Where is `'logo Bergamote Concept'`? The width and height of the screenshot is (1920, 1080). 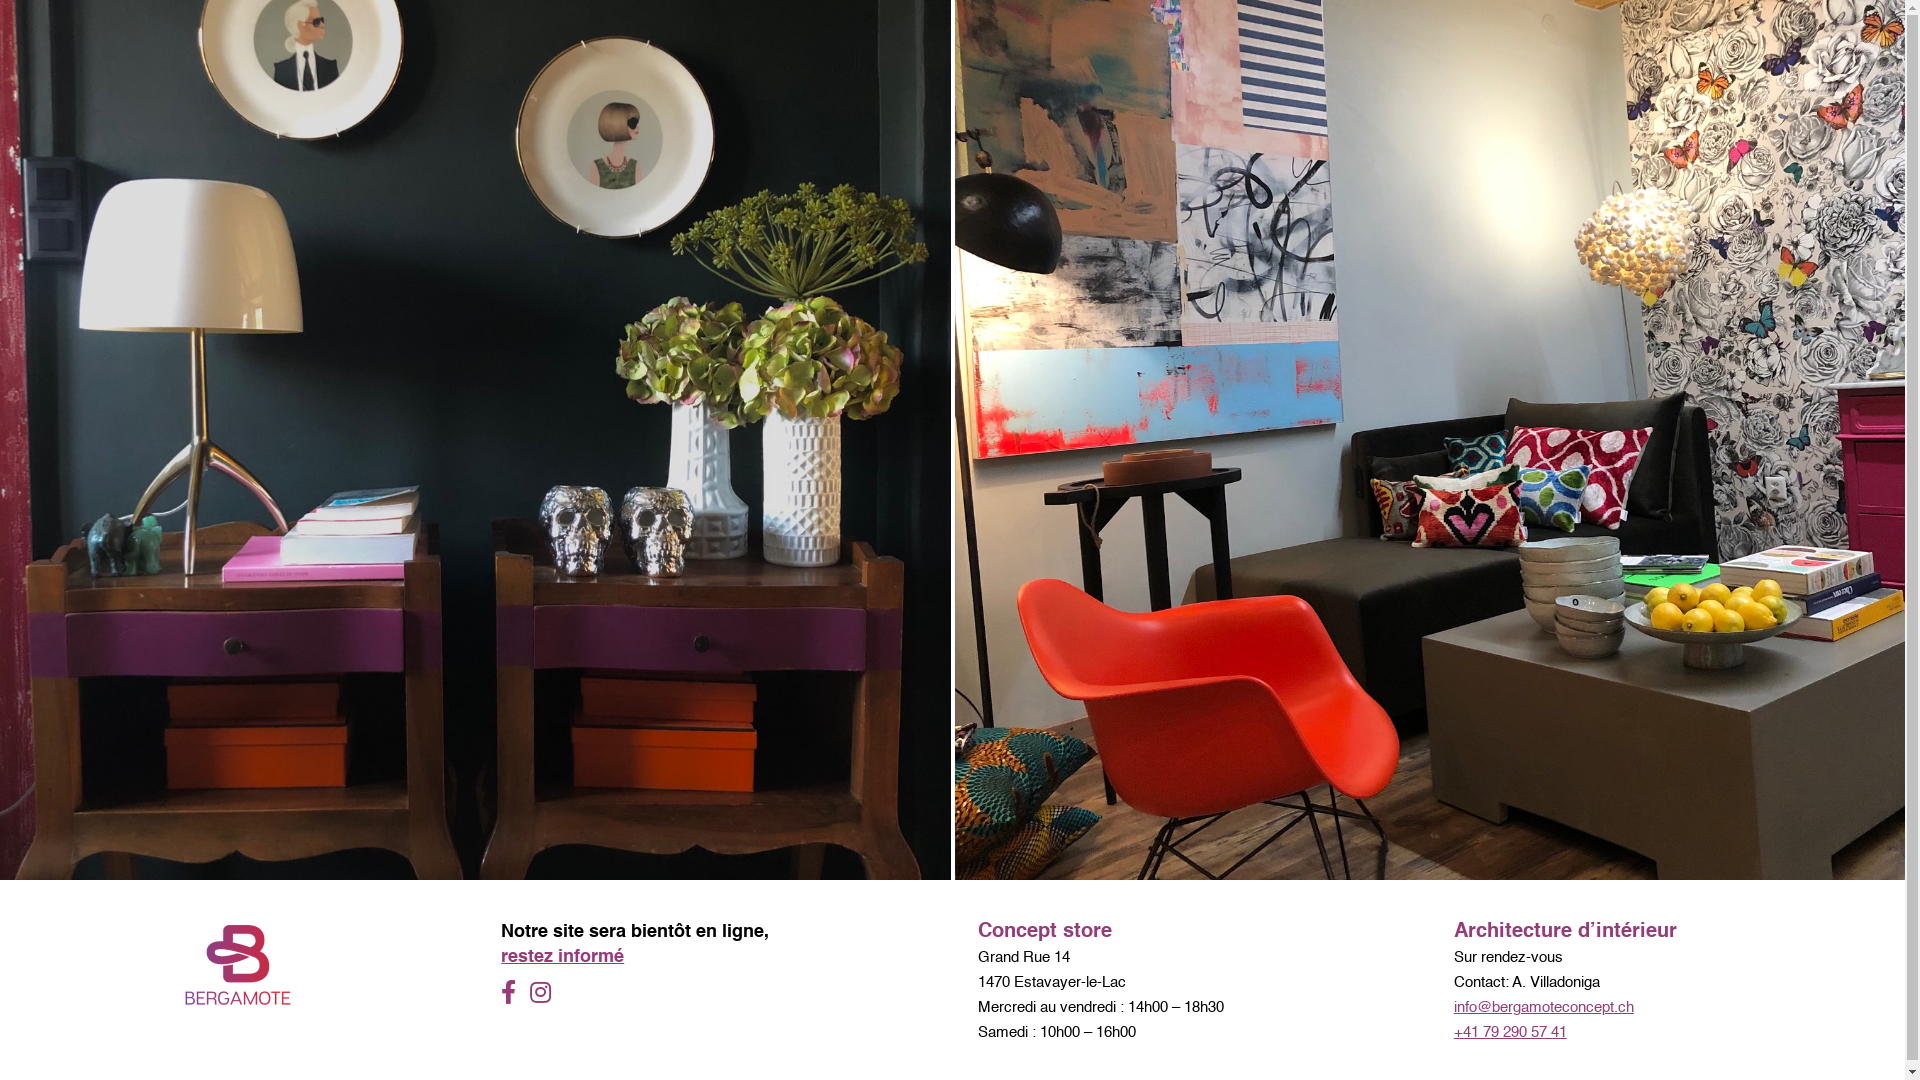
'logo Bergamote Concept' is located at coordinates (238, 963).